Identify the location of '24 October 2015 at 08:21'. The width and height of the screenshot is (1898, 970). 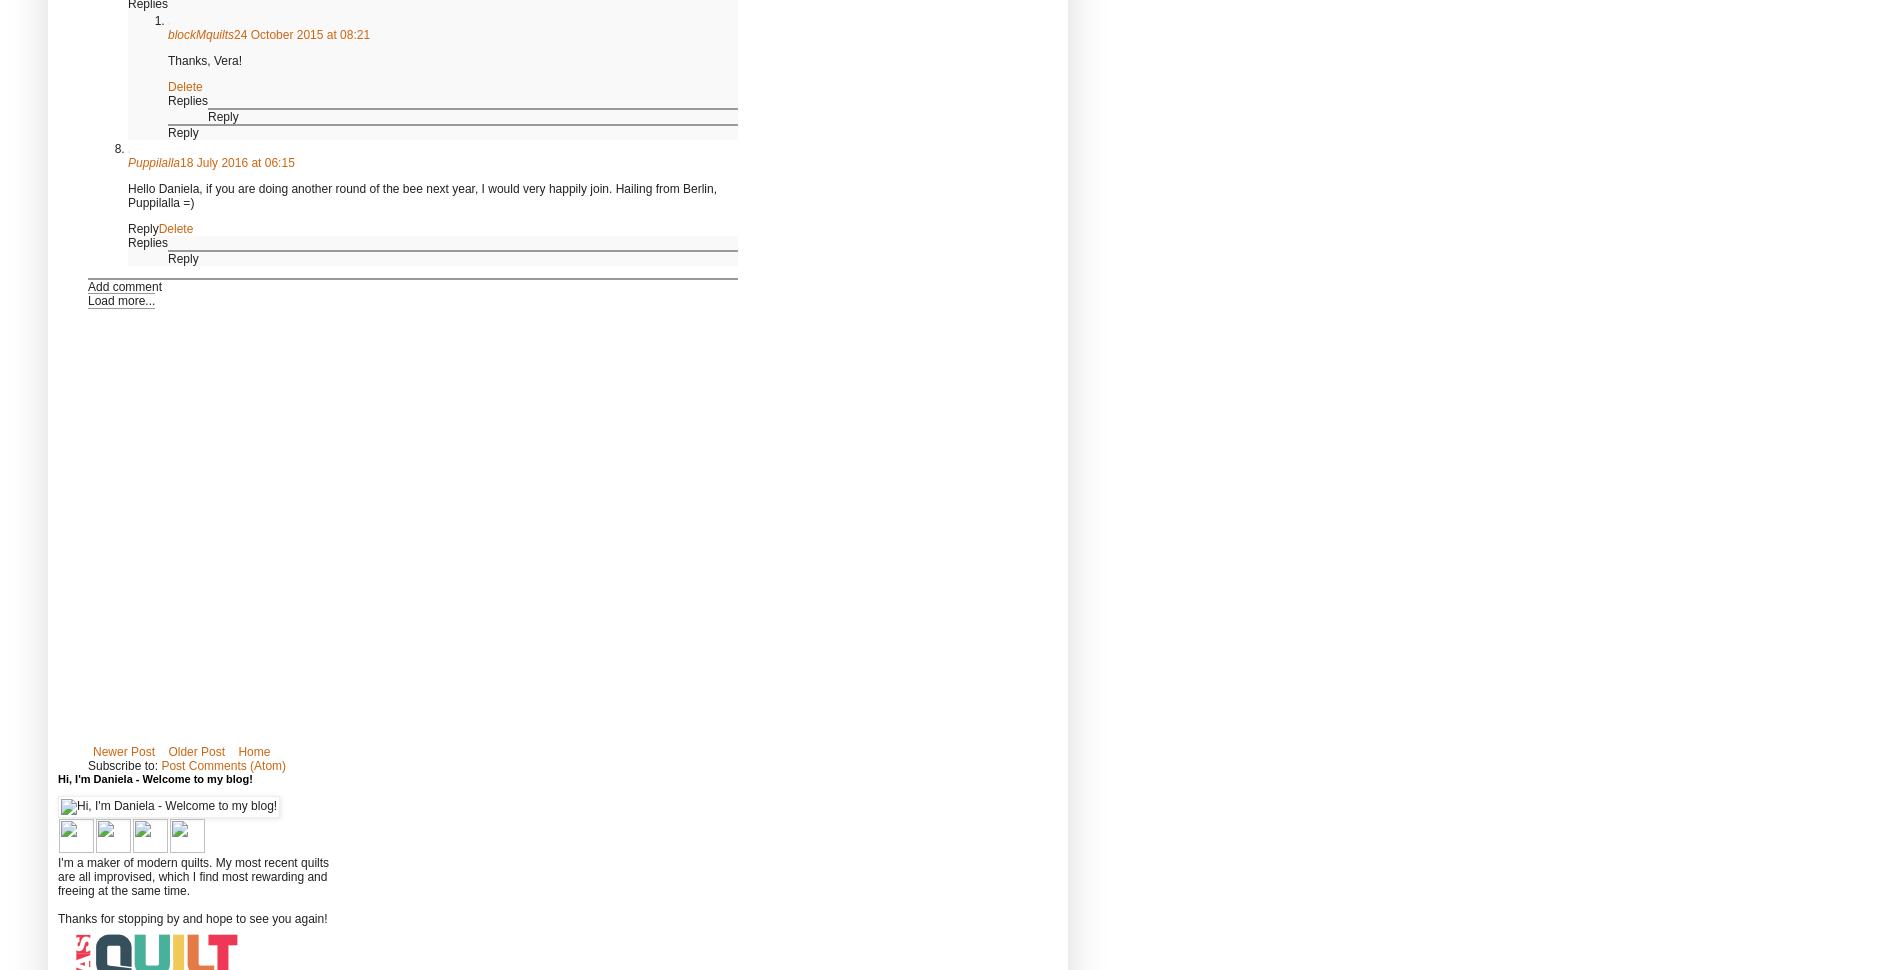
(300, 34).